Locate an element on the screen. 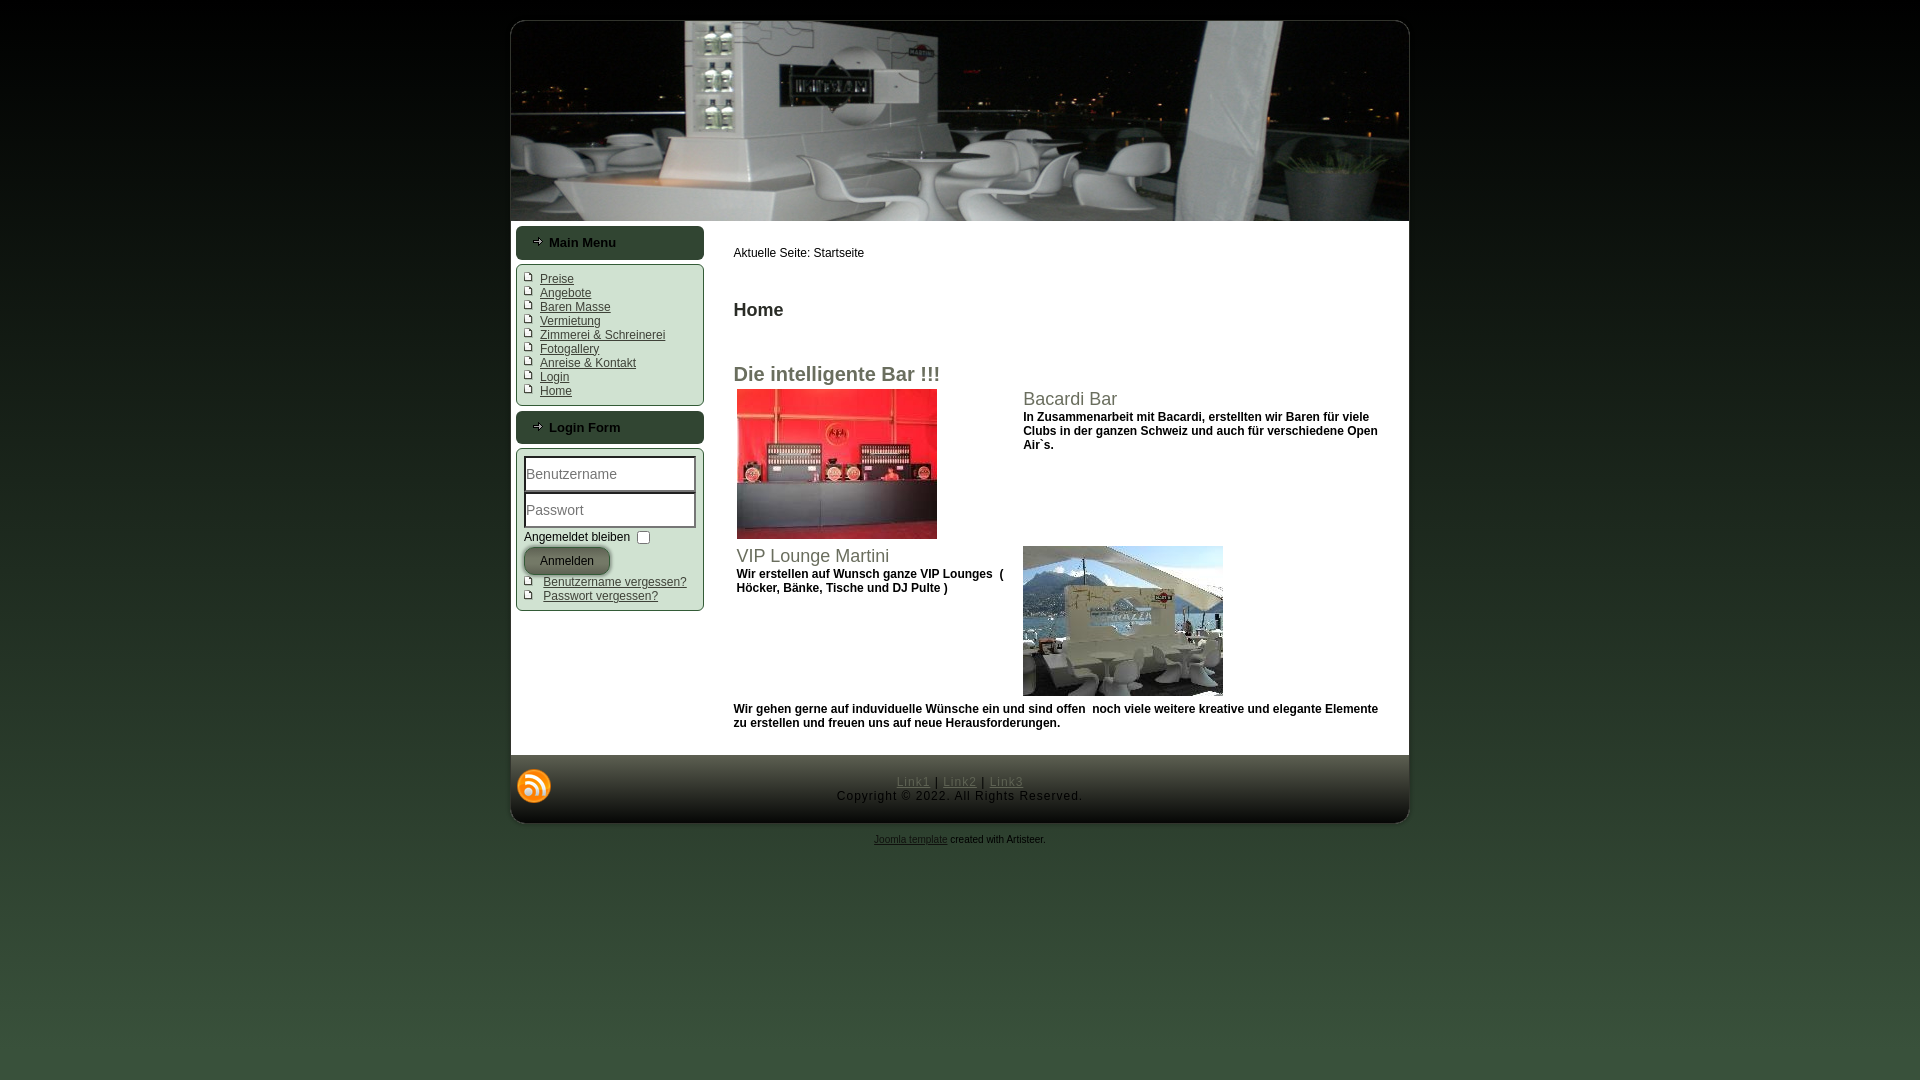 This screenshot has width=1920, height=1080. 'Anmelden' is located at coordinates (565, 560).